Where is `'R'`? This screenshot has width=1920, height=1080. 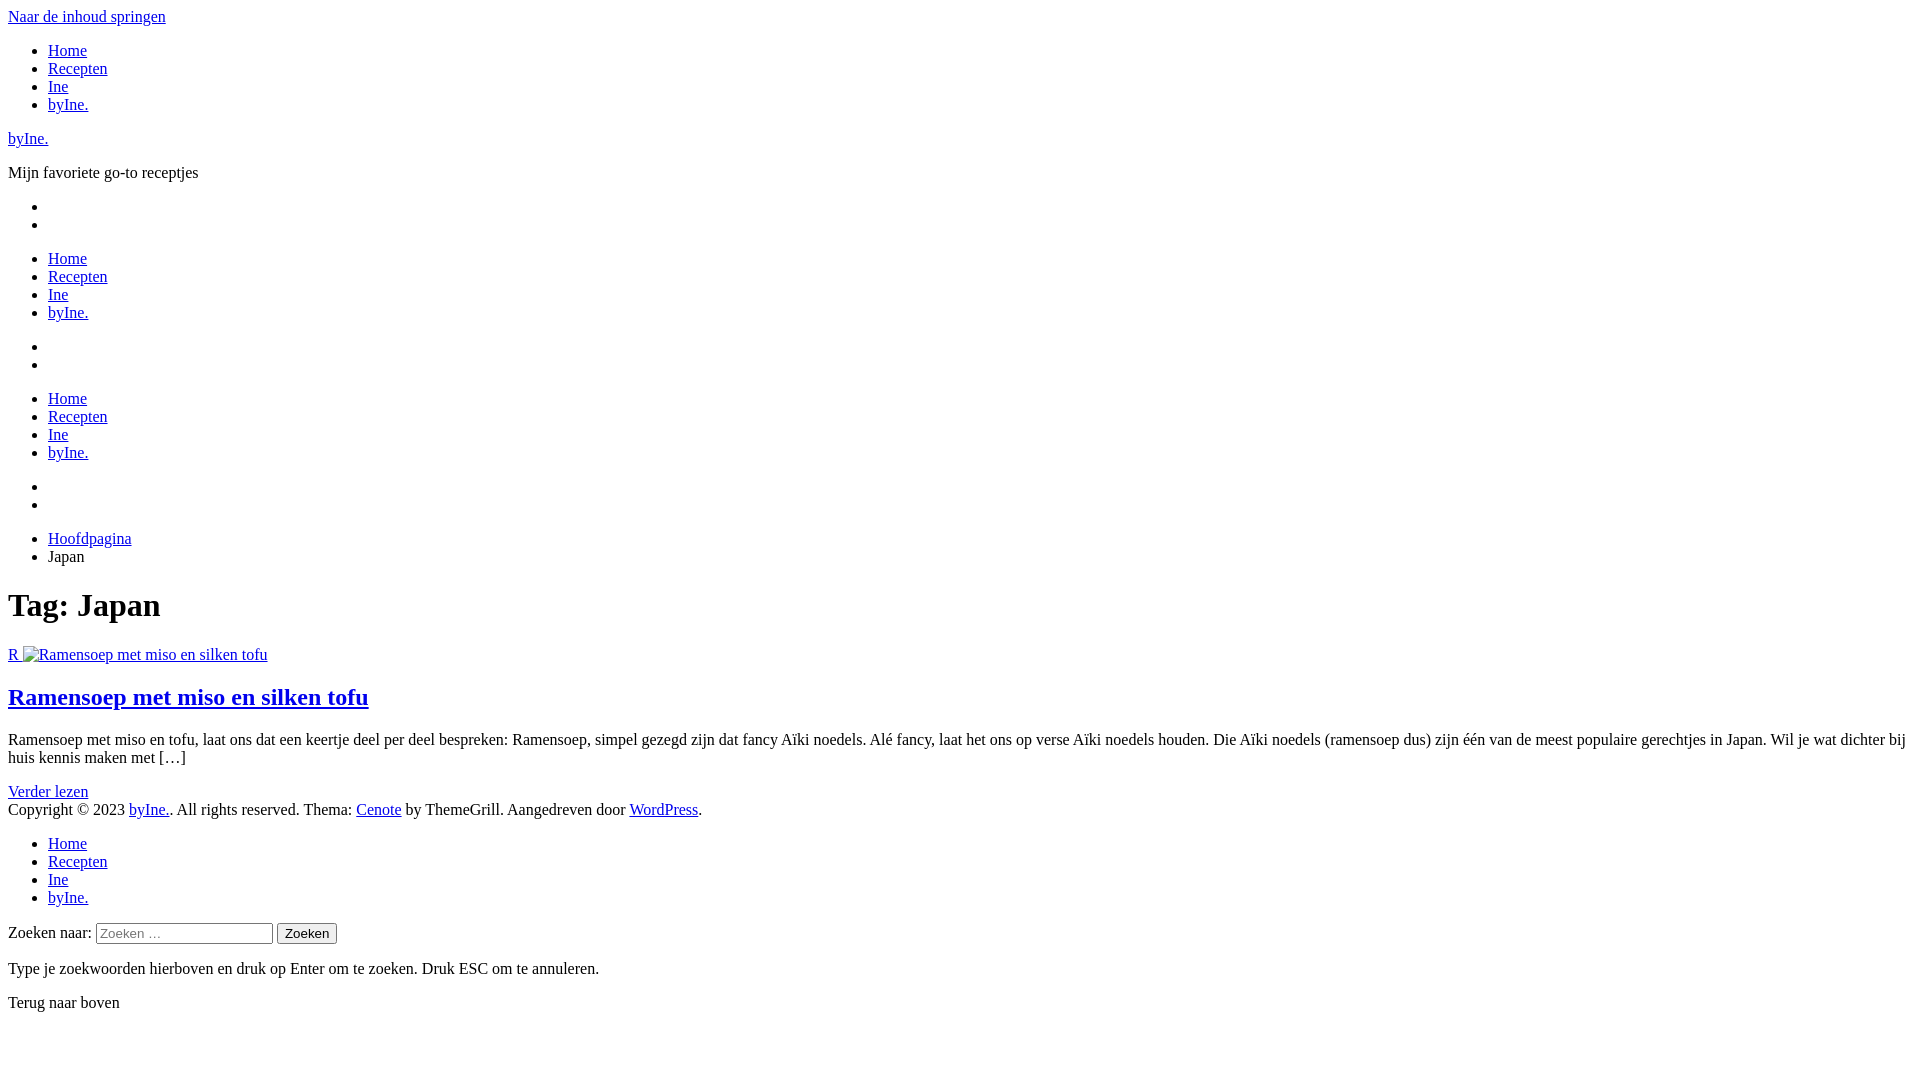 'R' is located at coordinates (137, 654).